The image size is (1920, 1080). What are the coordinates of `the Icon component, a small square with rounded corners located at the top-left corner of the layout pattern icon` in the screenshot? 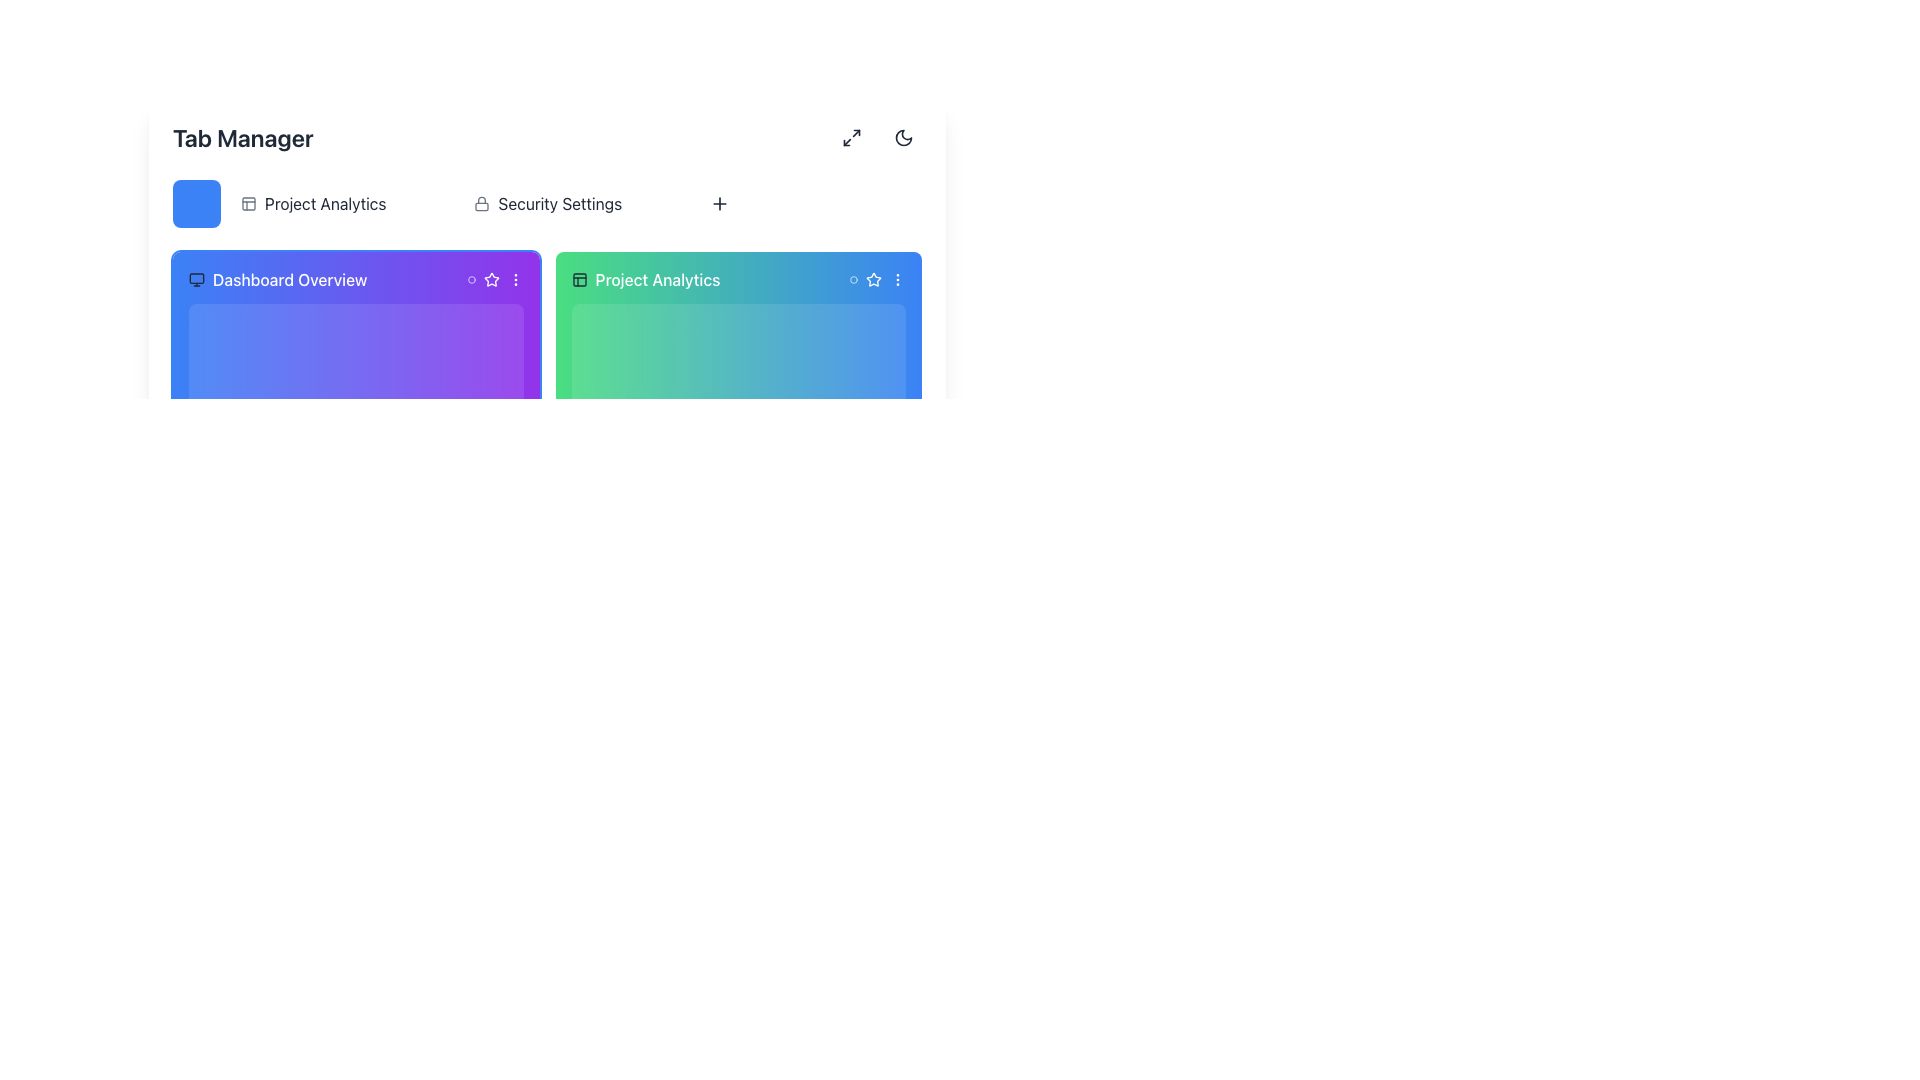 It's located at (578, 280).